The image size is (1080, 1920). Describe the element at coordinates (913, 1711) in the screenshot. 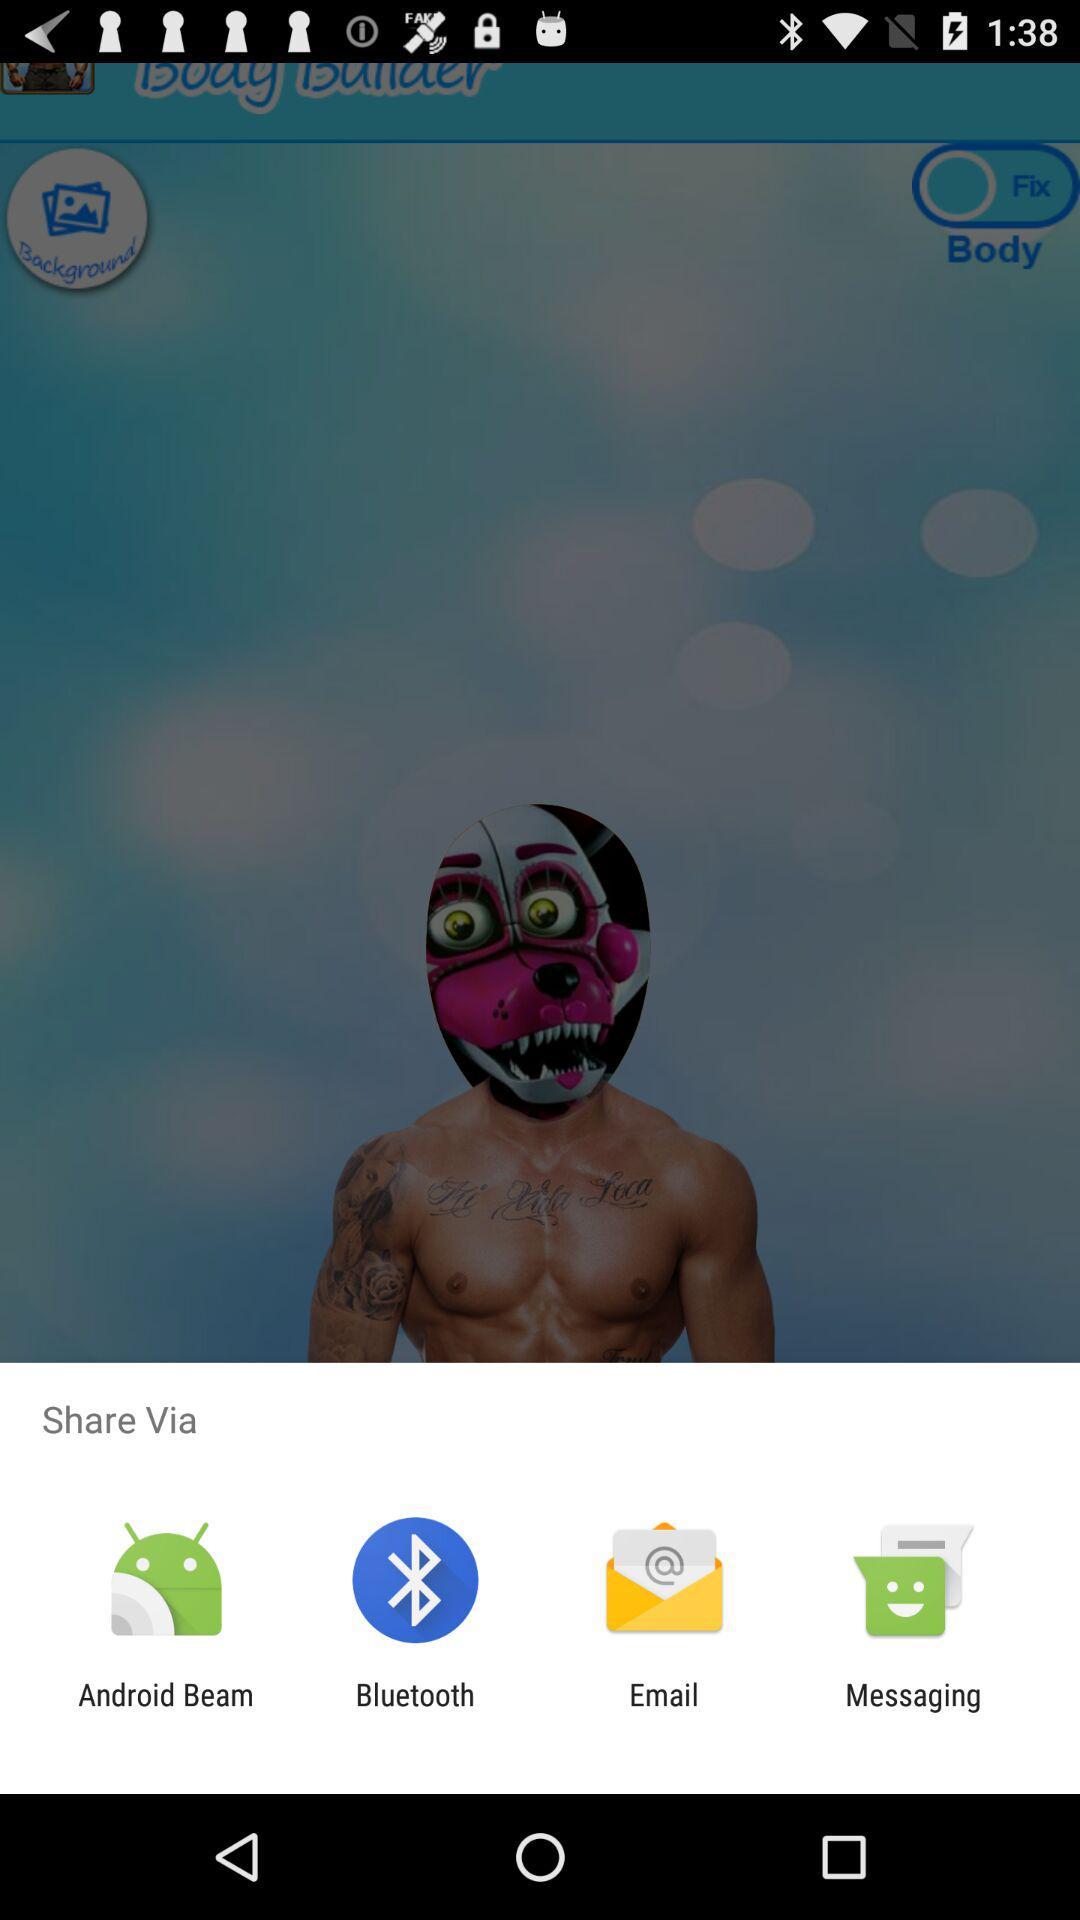

I see `app to the right of the email app` at that location.